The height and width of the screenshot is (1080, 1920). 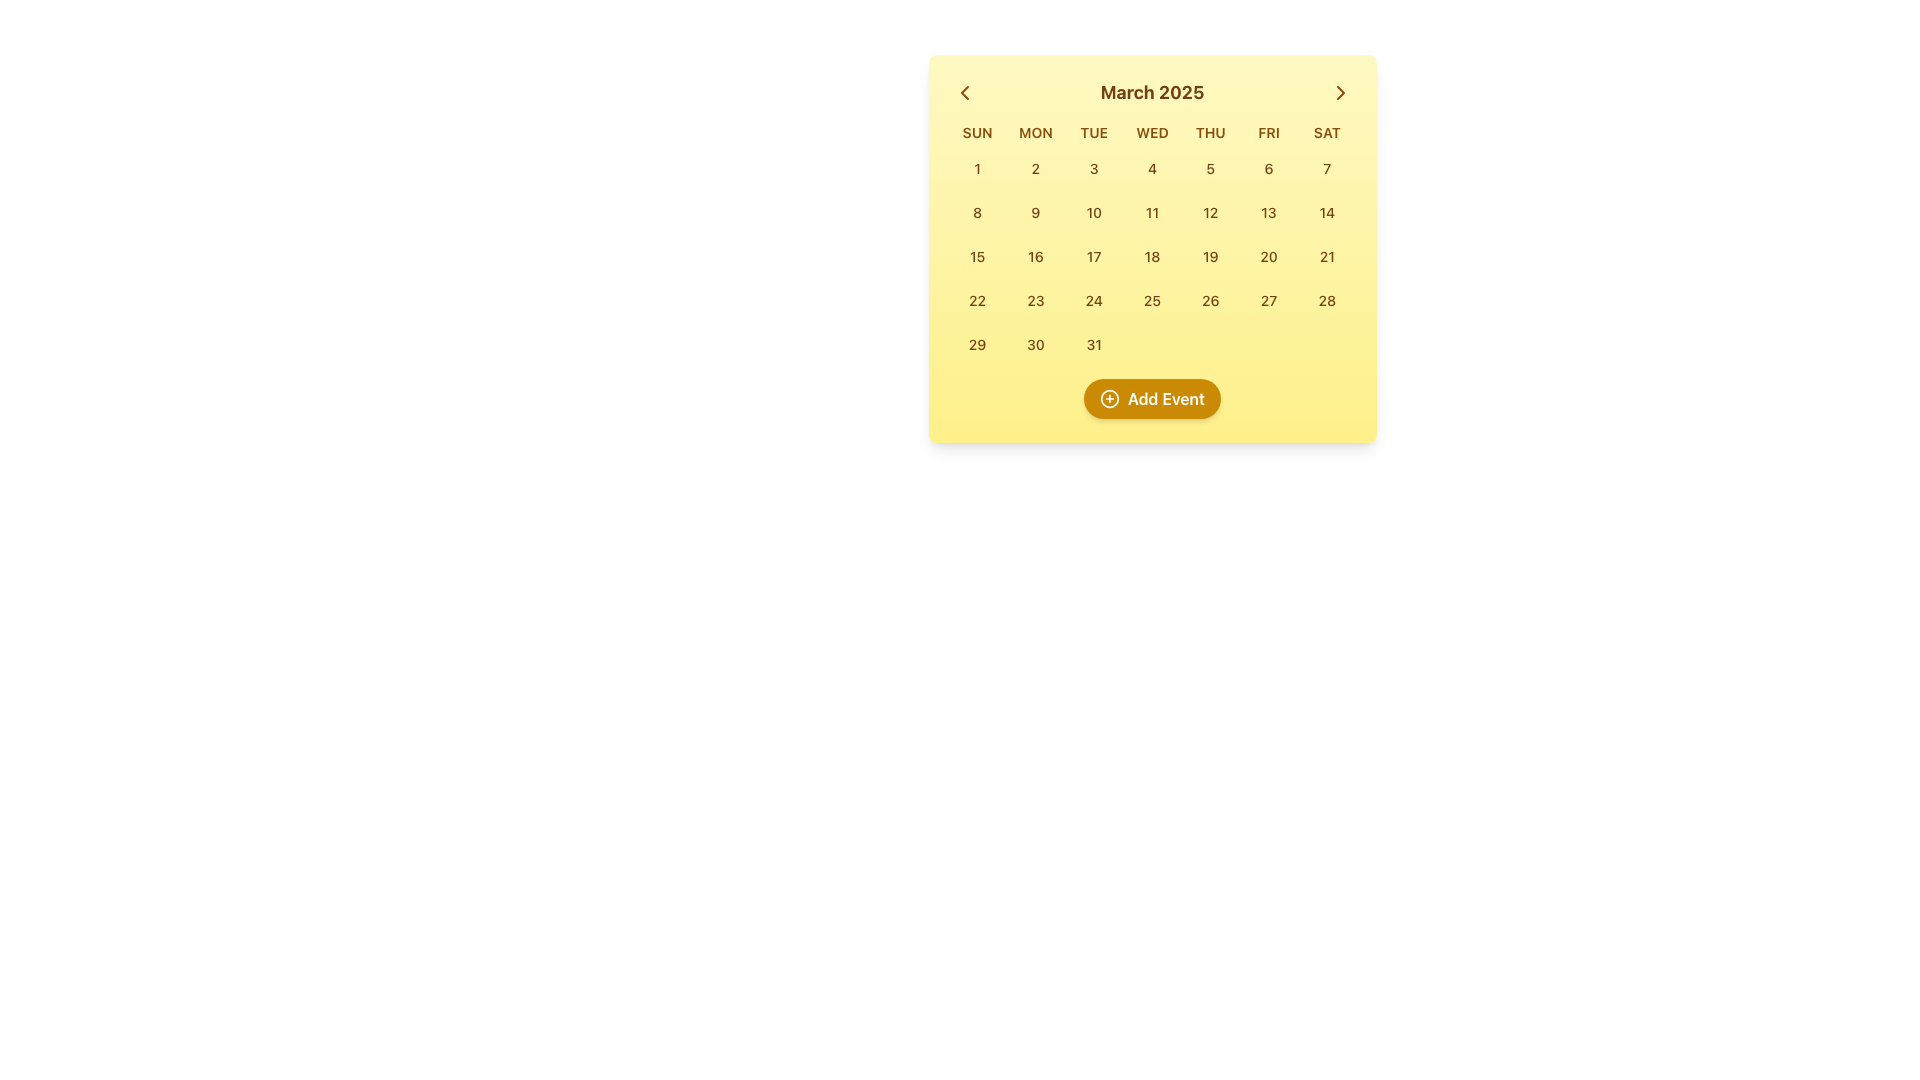 What do you see at coordinates (1327, 167) in the screenshot?
I see `the date '7th' of March 2025` at bounding box center [1327, 167].